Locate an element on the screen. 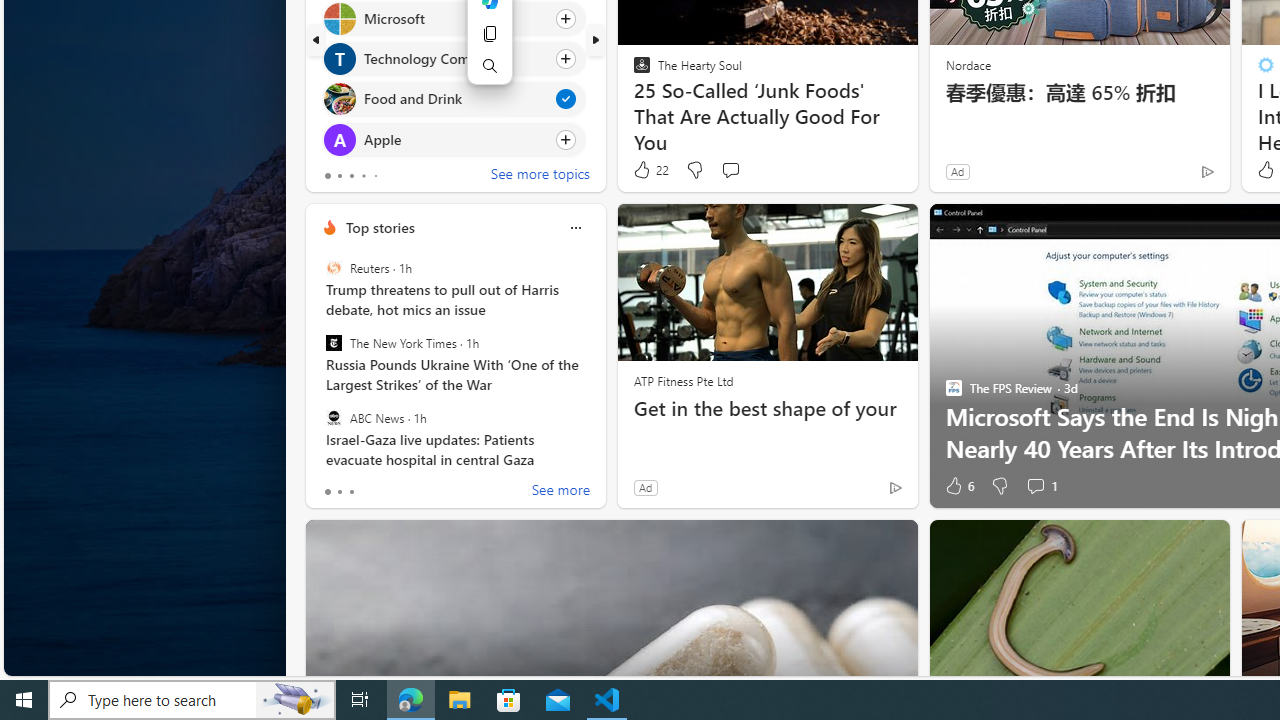 The width and height of the screenshot is (1280, 720). 'Click to follow topic Apple' is located at coordinates (452, 138).